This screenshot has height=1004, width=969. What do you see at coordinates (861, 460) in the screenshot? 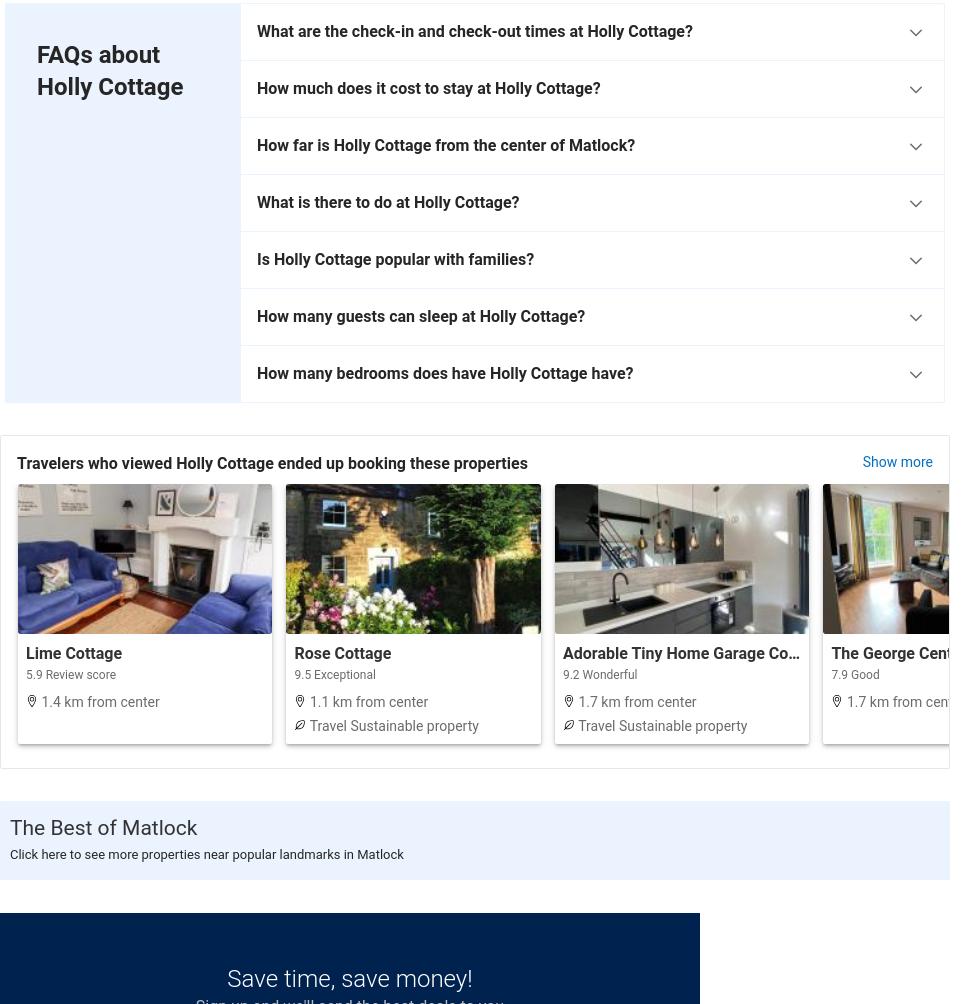
I see `'Show more'` at bounding box center [861, 460].